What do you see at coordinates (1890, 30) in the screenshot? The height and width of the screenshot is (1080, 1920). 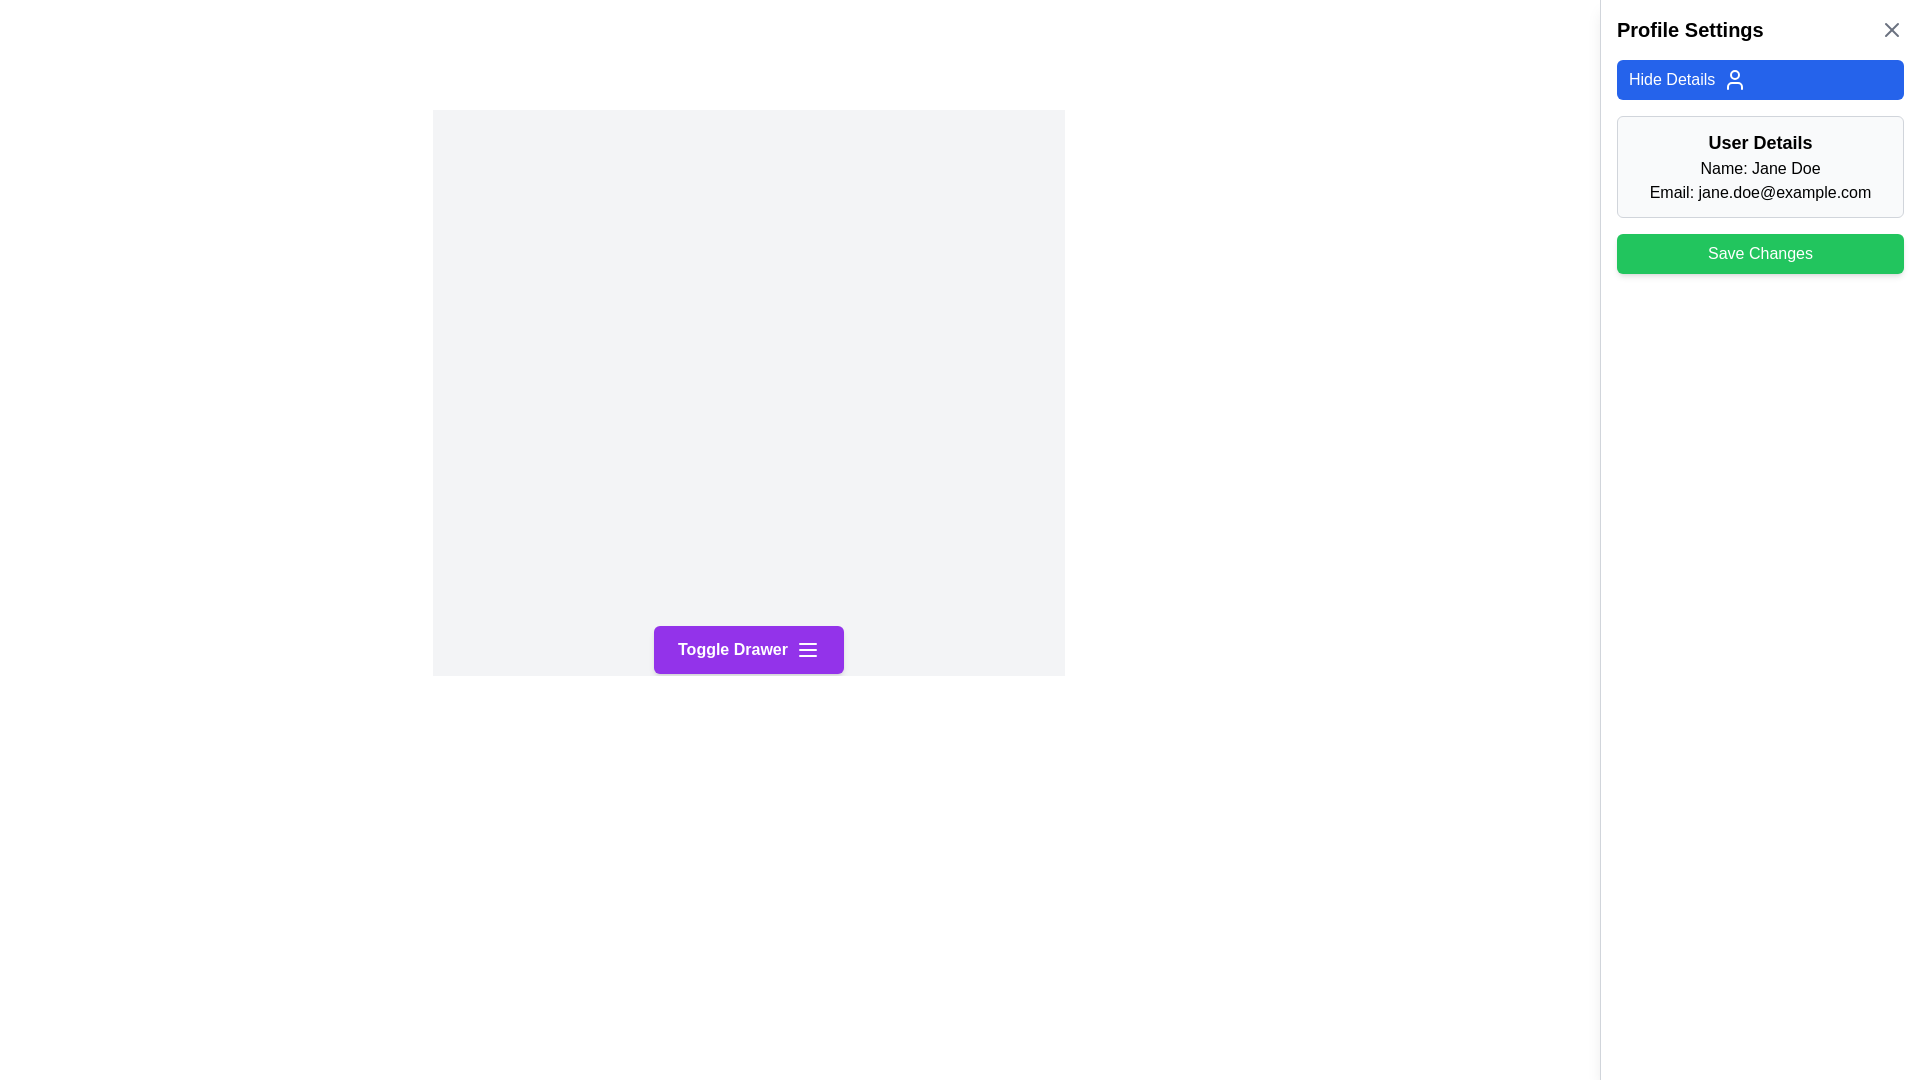 I see `the 'X' shaped close button located at the top-right corner of the 'Profile Settings' header section` at bounding box center [1890, 30].